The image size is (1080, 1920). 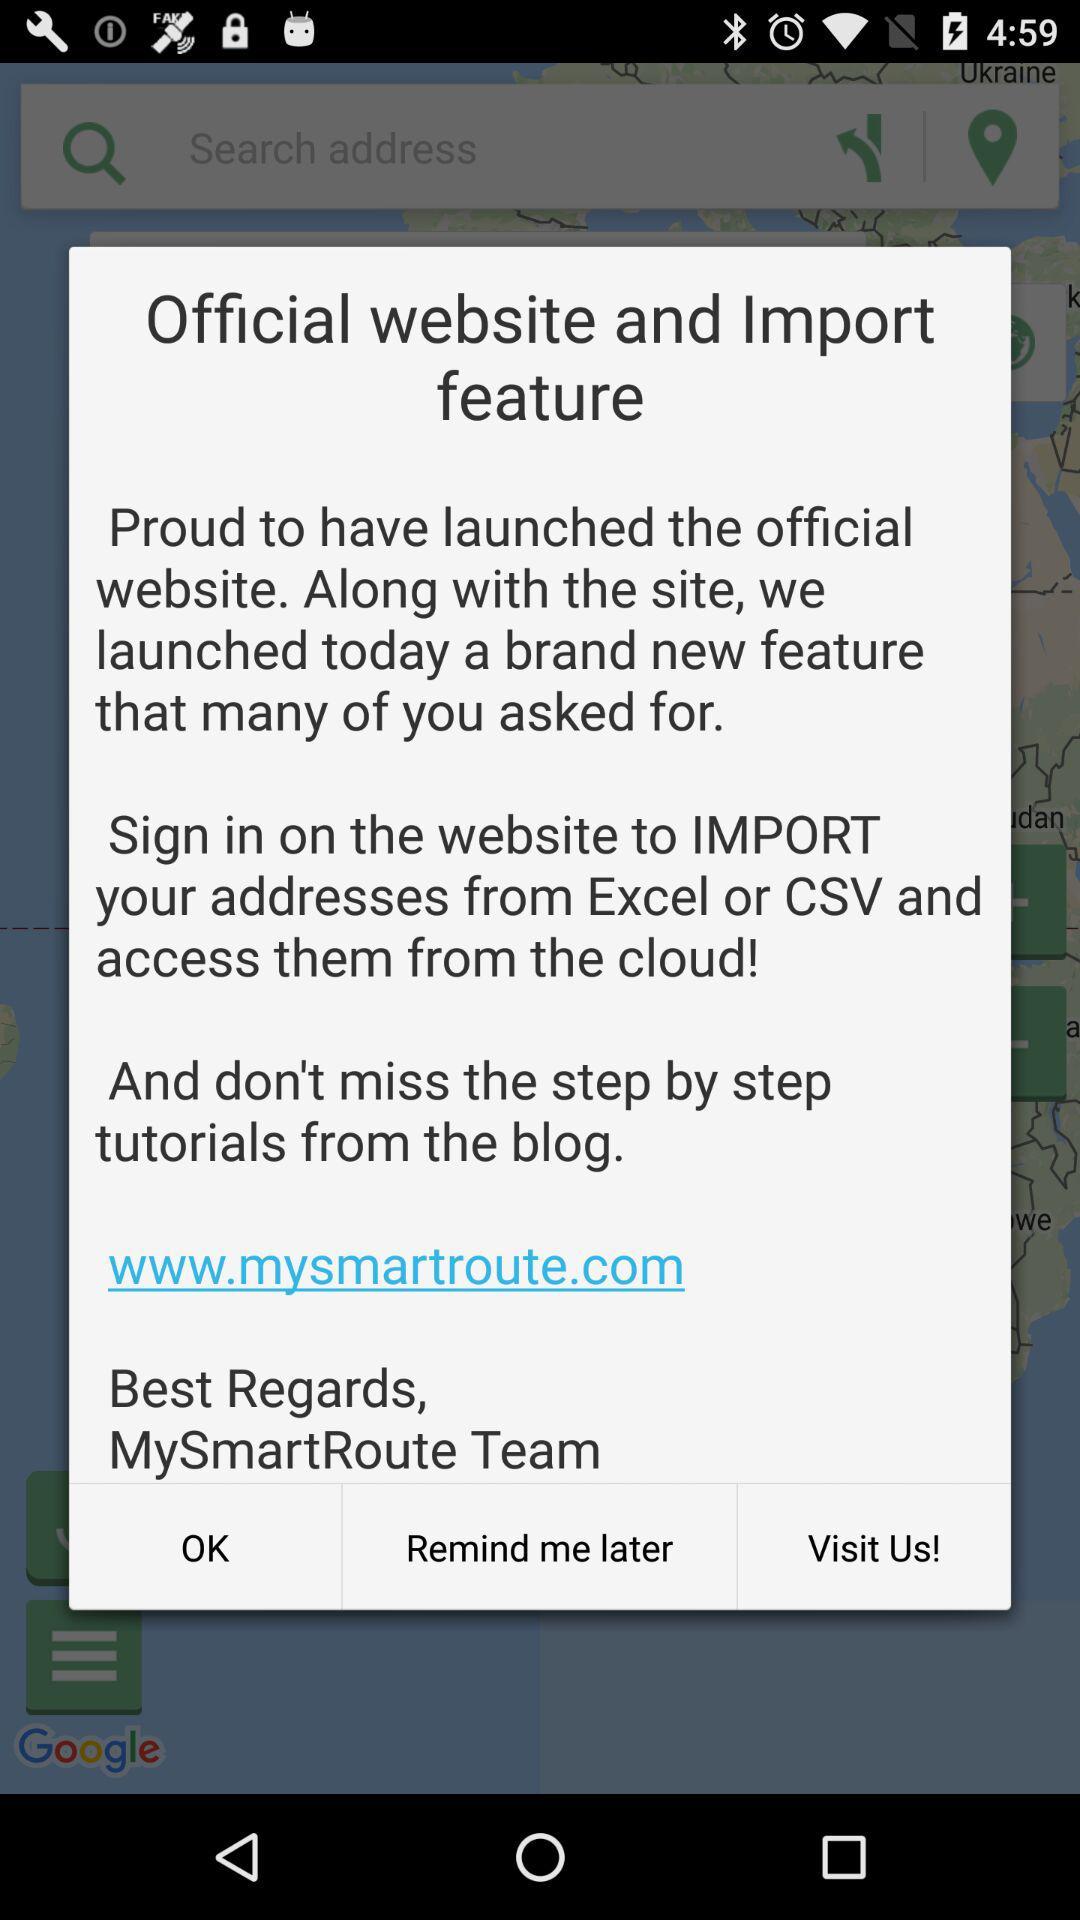 I want to click on button next to remind me later item, so click(x=205, y=1546).